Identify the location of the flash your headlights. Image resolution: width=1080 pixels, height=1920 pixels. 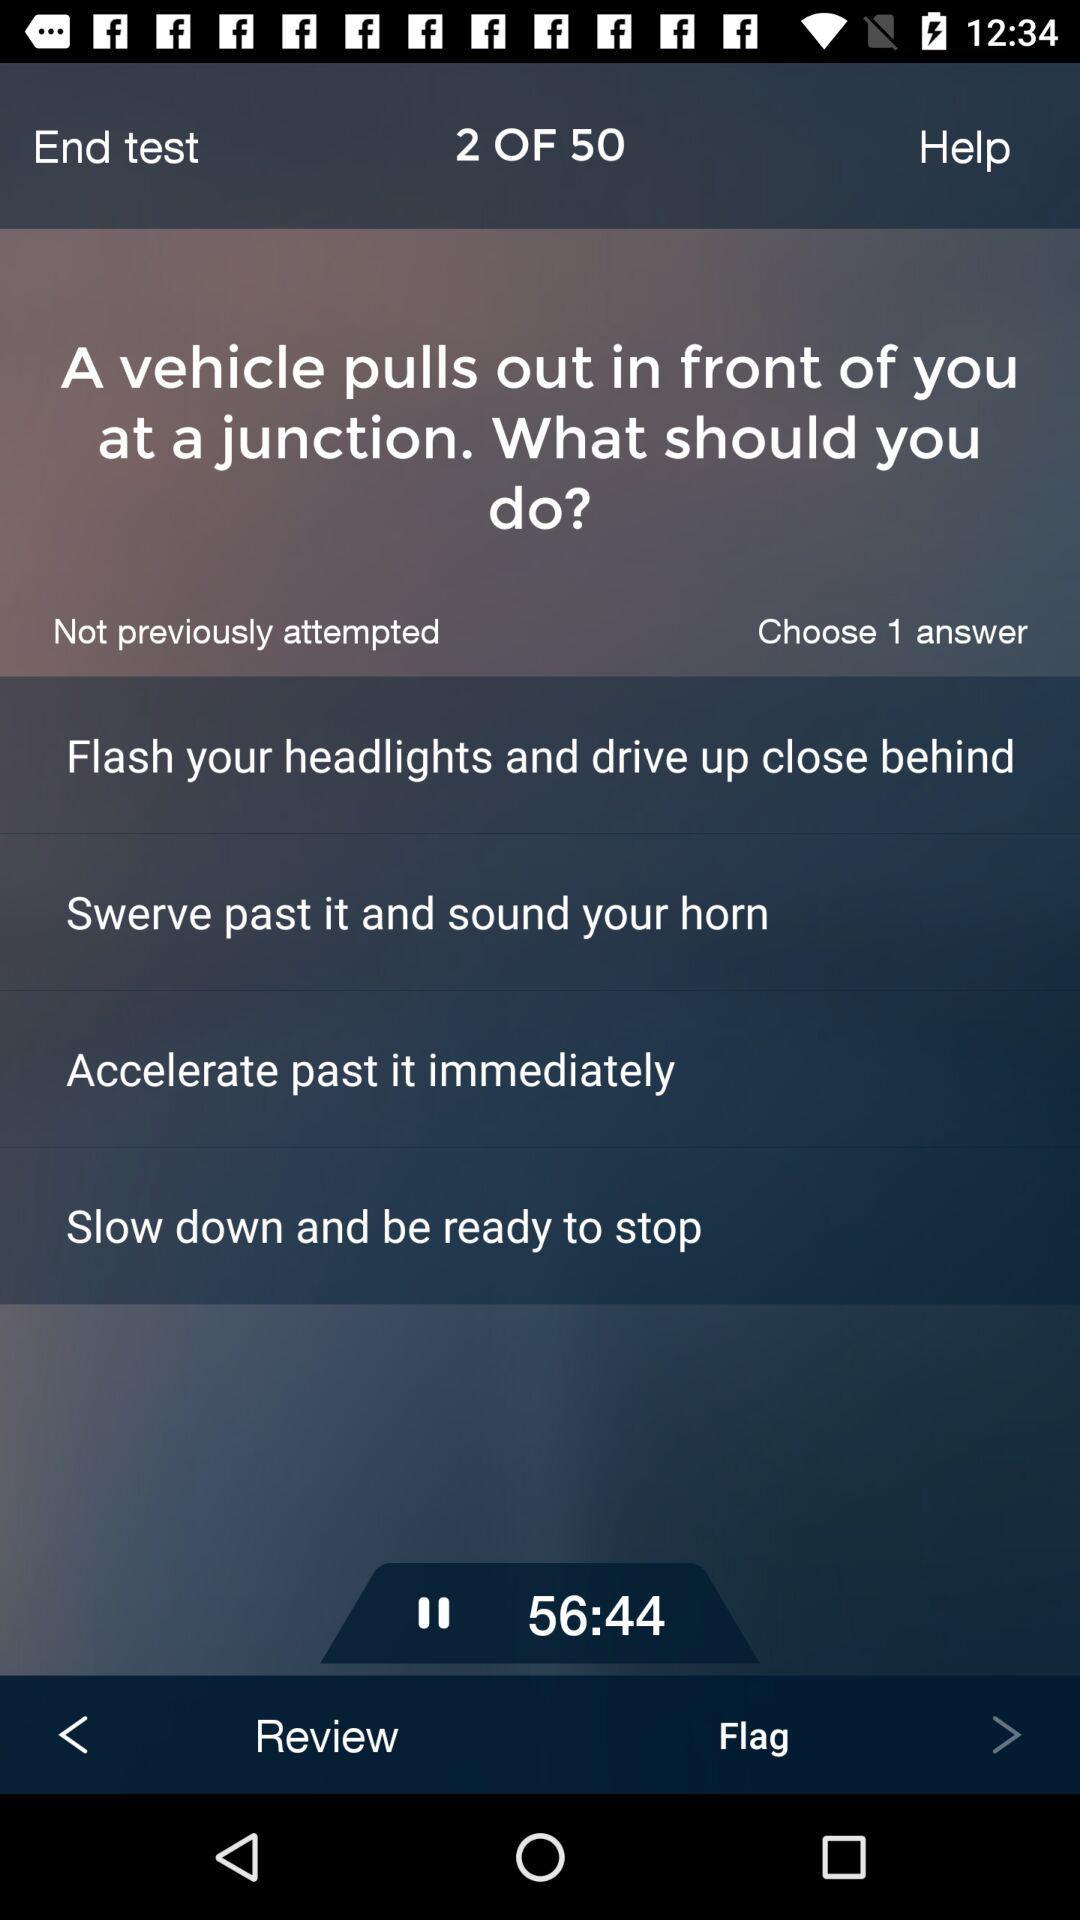
(573, 753).